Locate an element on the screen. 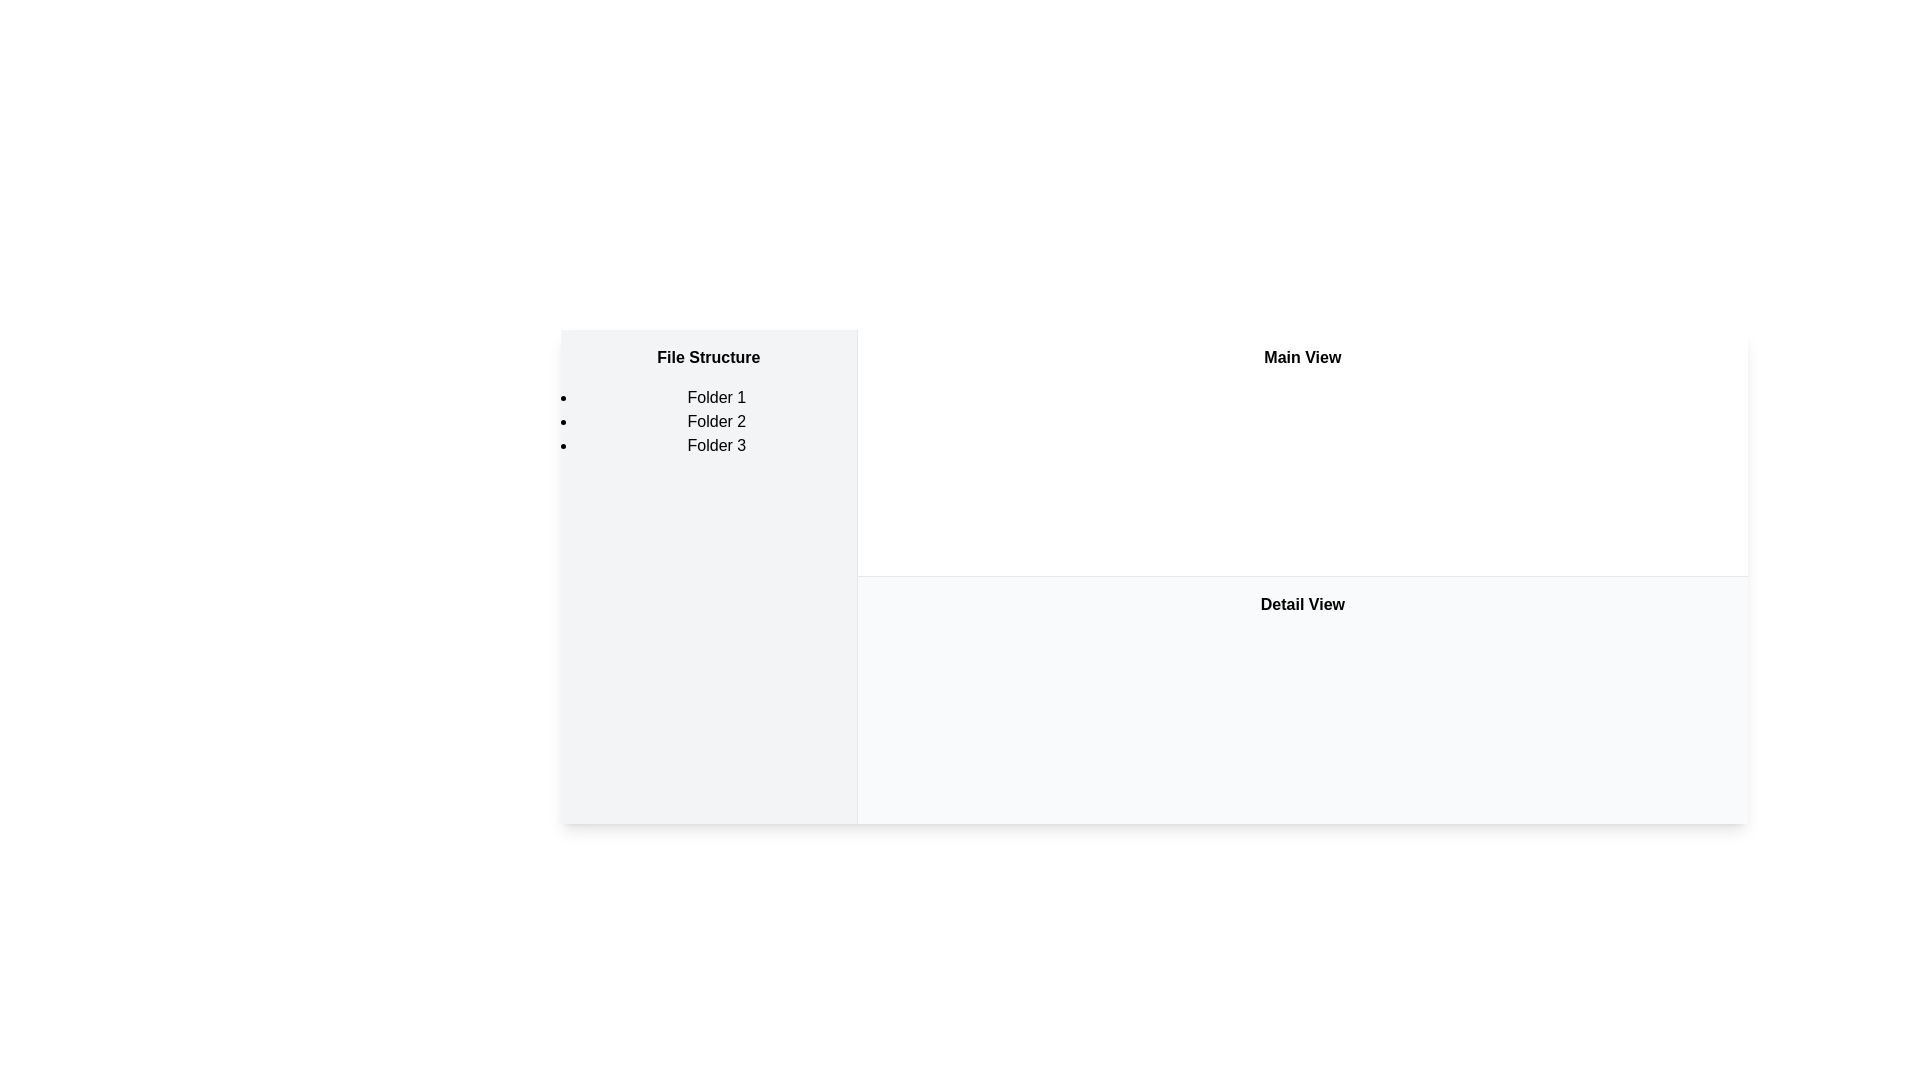 The image size is (1920, 1080). individual list items in the unordered list located in the left panel under the 'File Structure' heading is located at coordinates (716, 420).